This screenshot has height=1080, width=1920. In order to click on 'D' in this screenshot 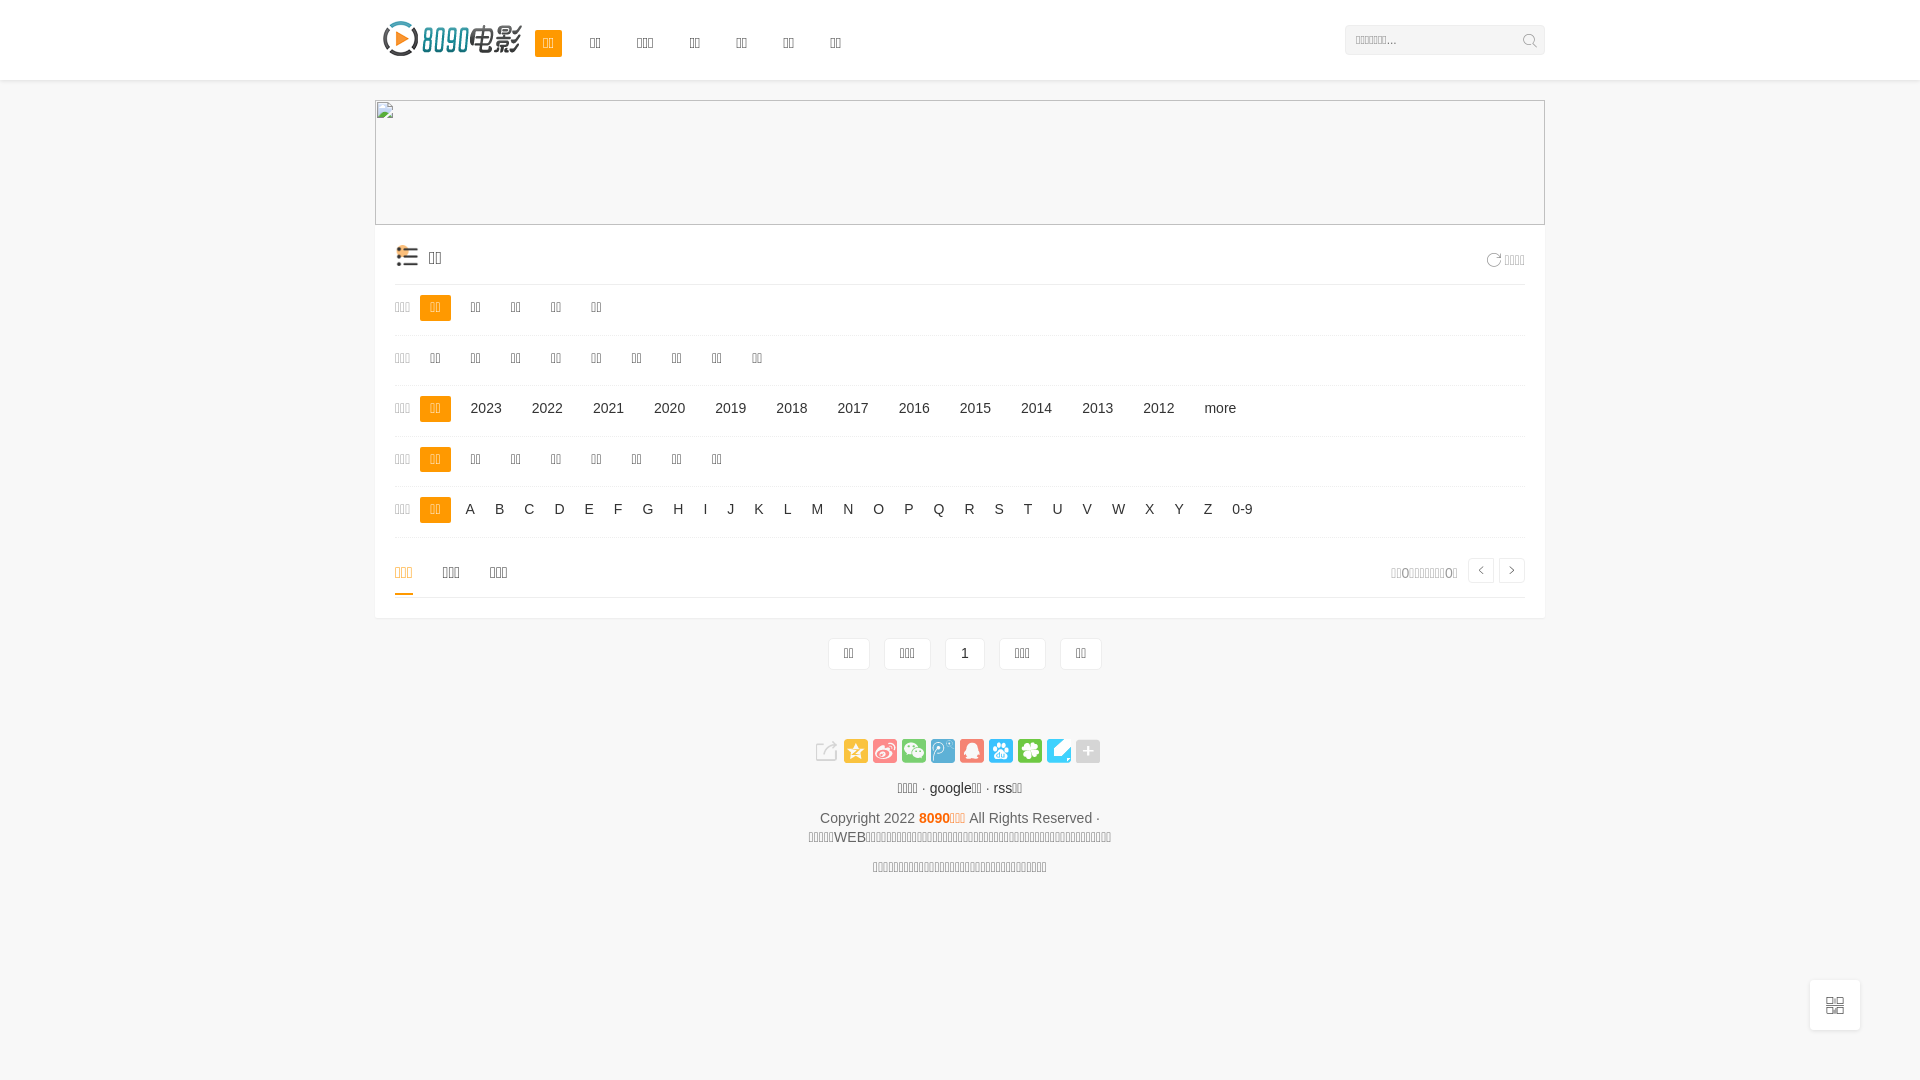, I will do `click(558, 508)`.